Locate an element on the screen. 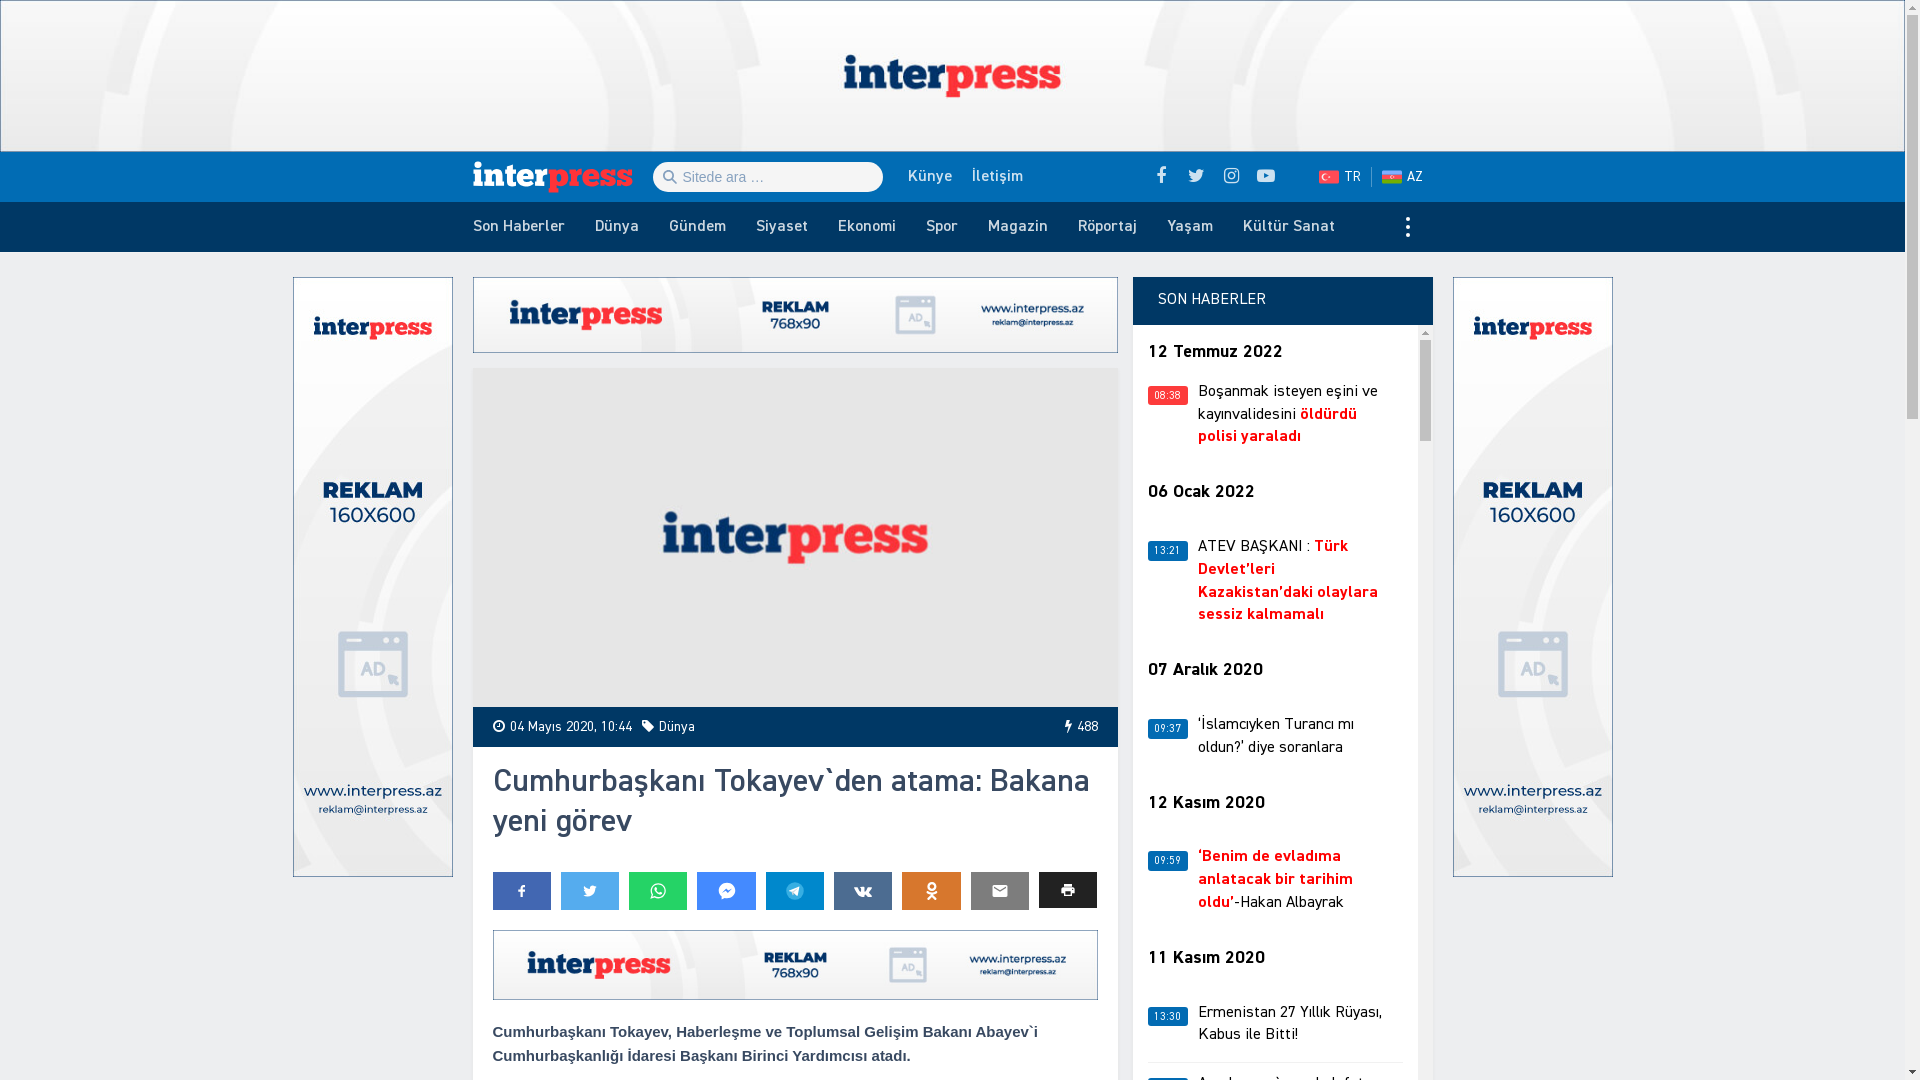 Image resolution: width=1920 pixels, height=1080 pixels. 'Share: Odnoklassniki' is located at coordinates (930, 890).